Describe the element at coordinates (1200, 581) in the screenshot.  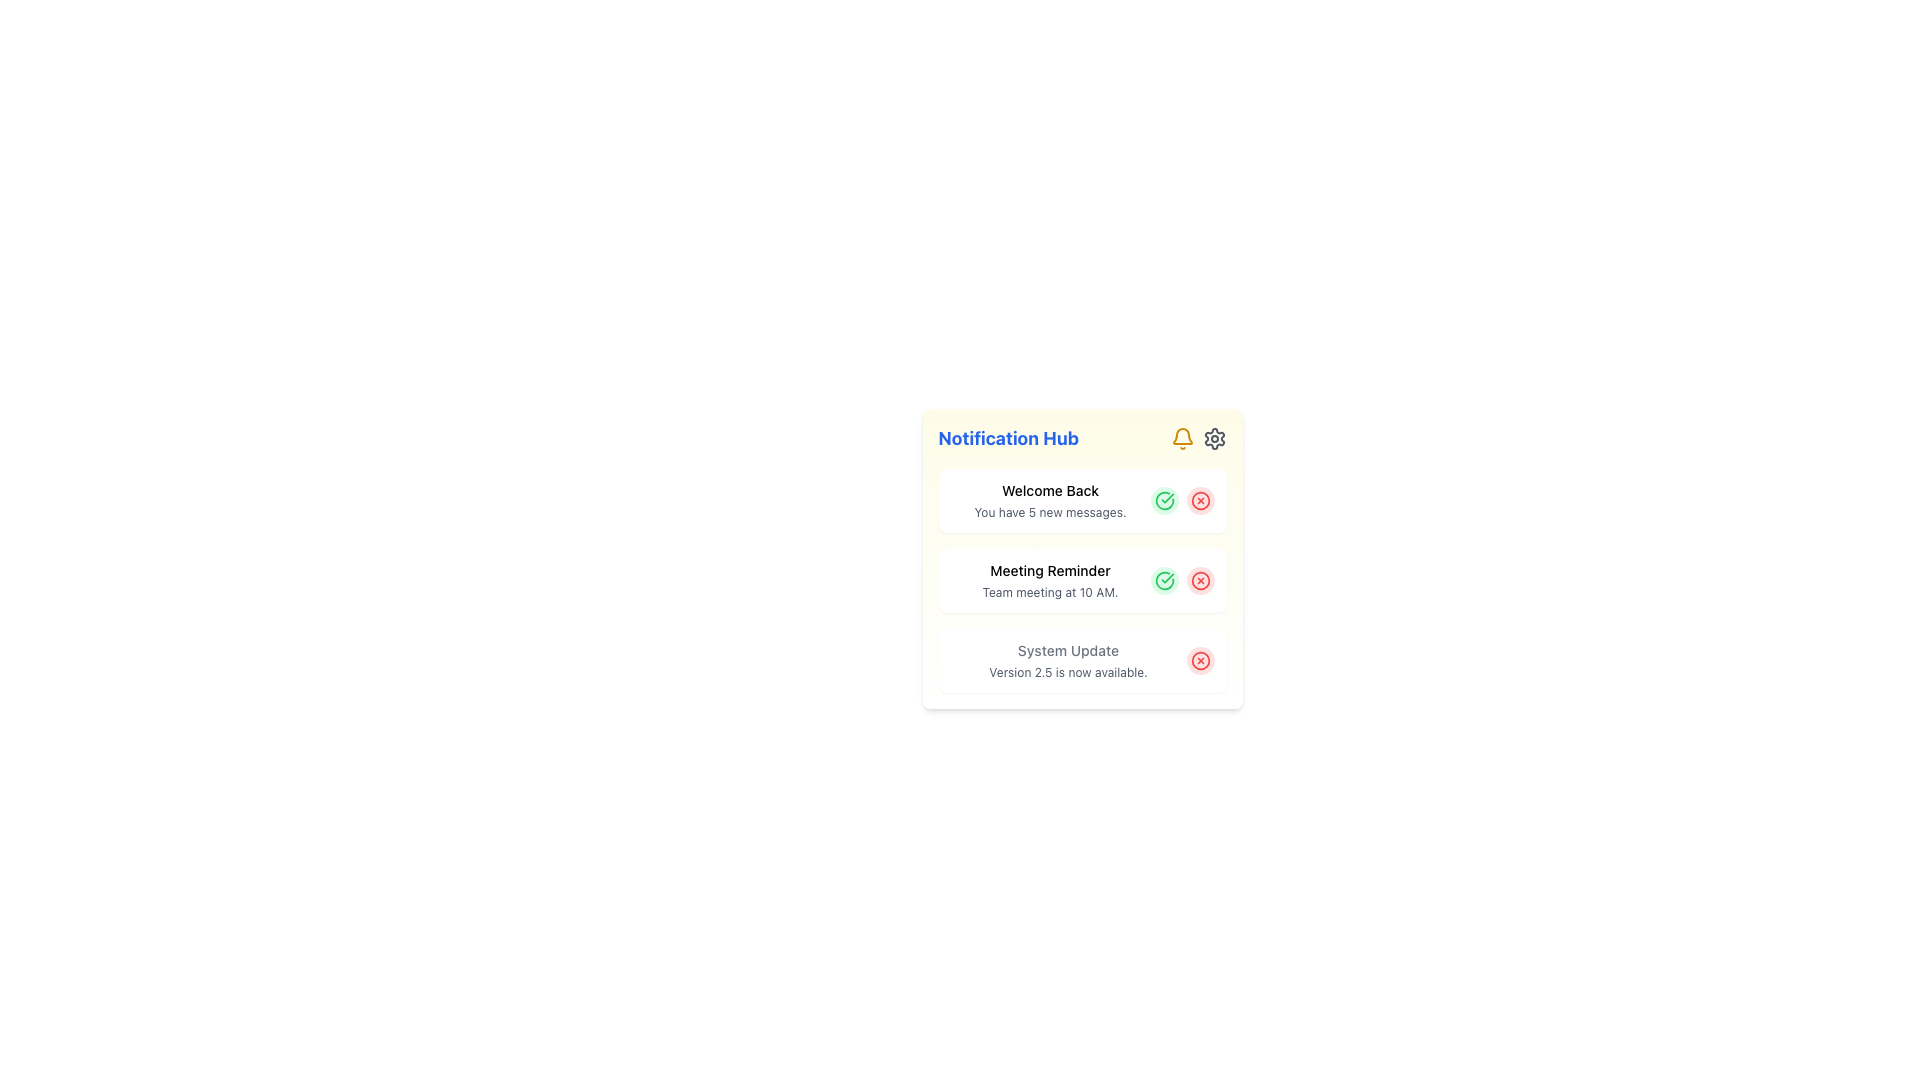
I see `the circular red outlined icon with a central cross in the 'System Update' notification row` at that location.